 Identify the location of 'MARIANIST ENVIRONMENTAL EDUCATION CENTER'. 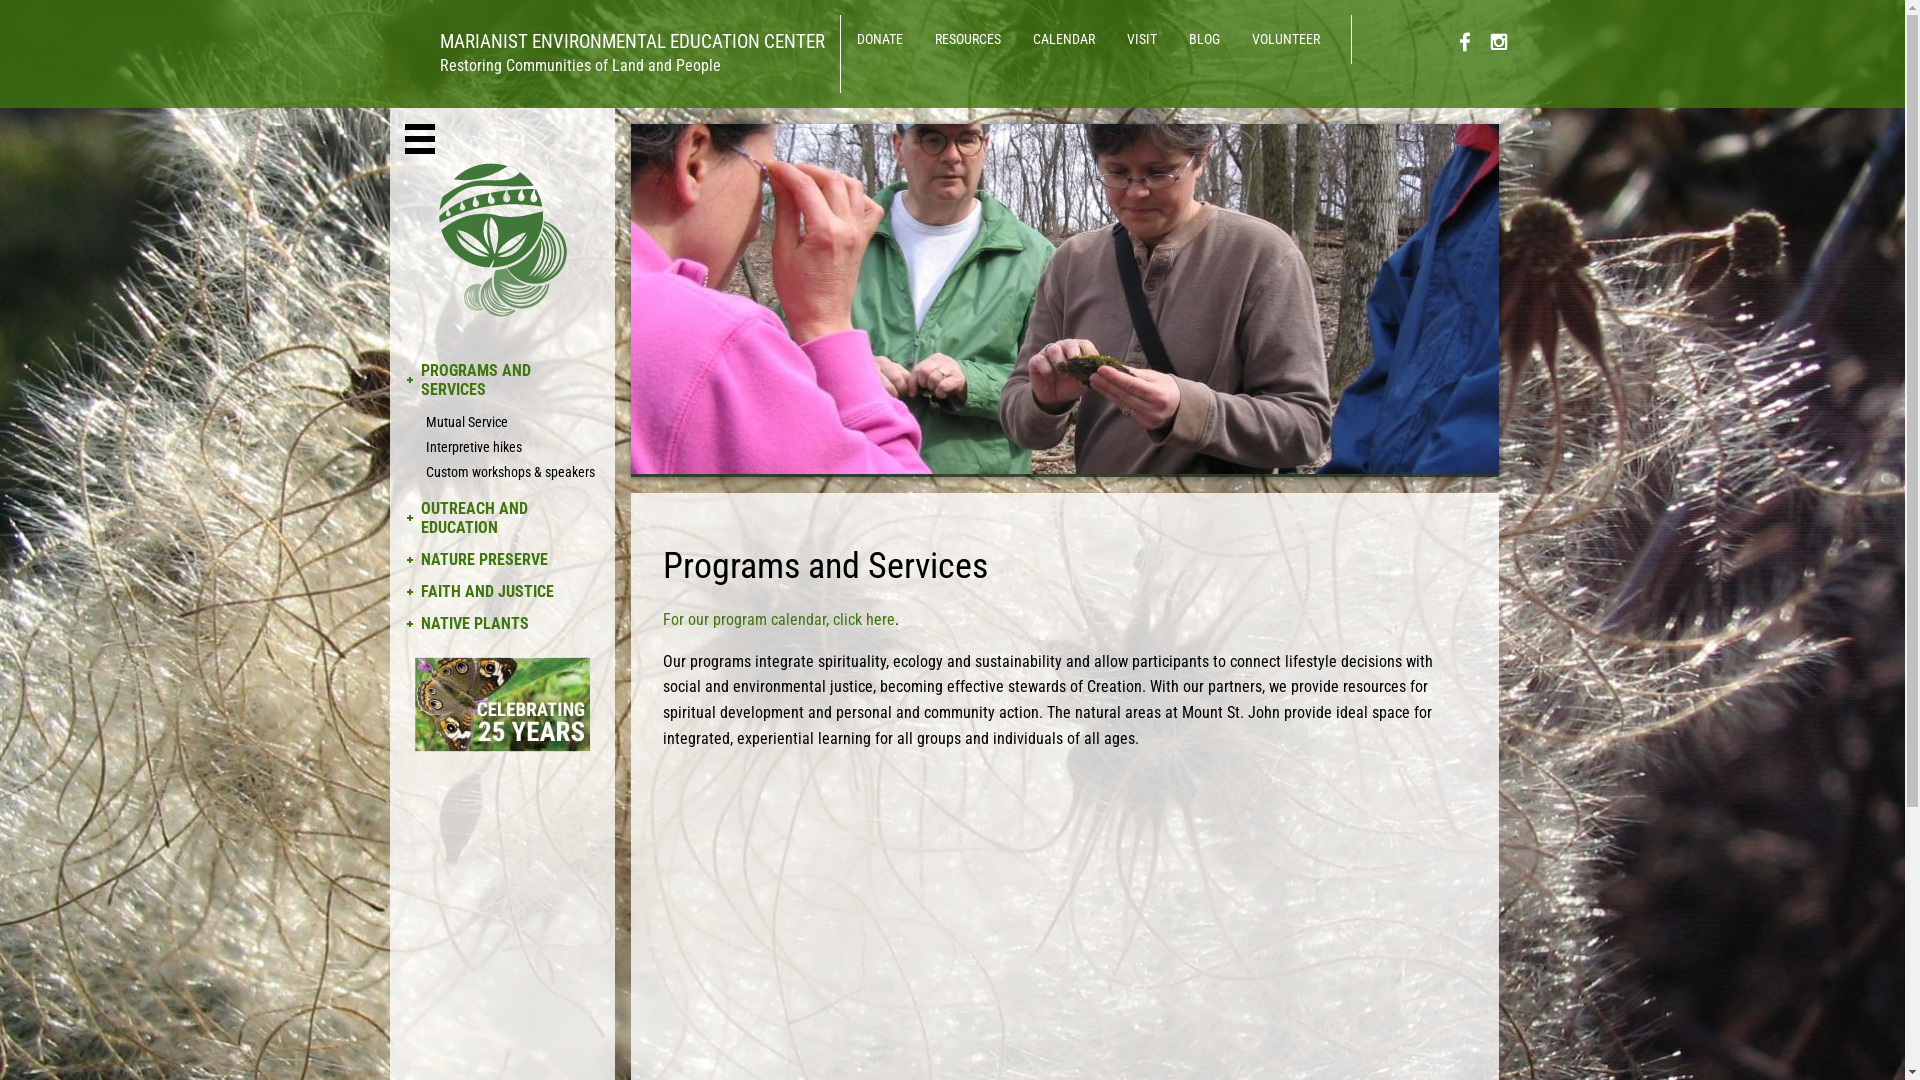
(606, 42).